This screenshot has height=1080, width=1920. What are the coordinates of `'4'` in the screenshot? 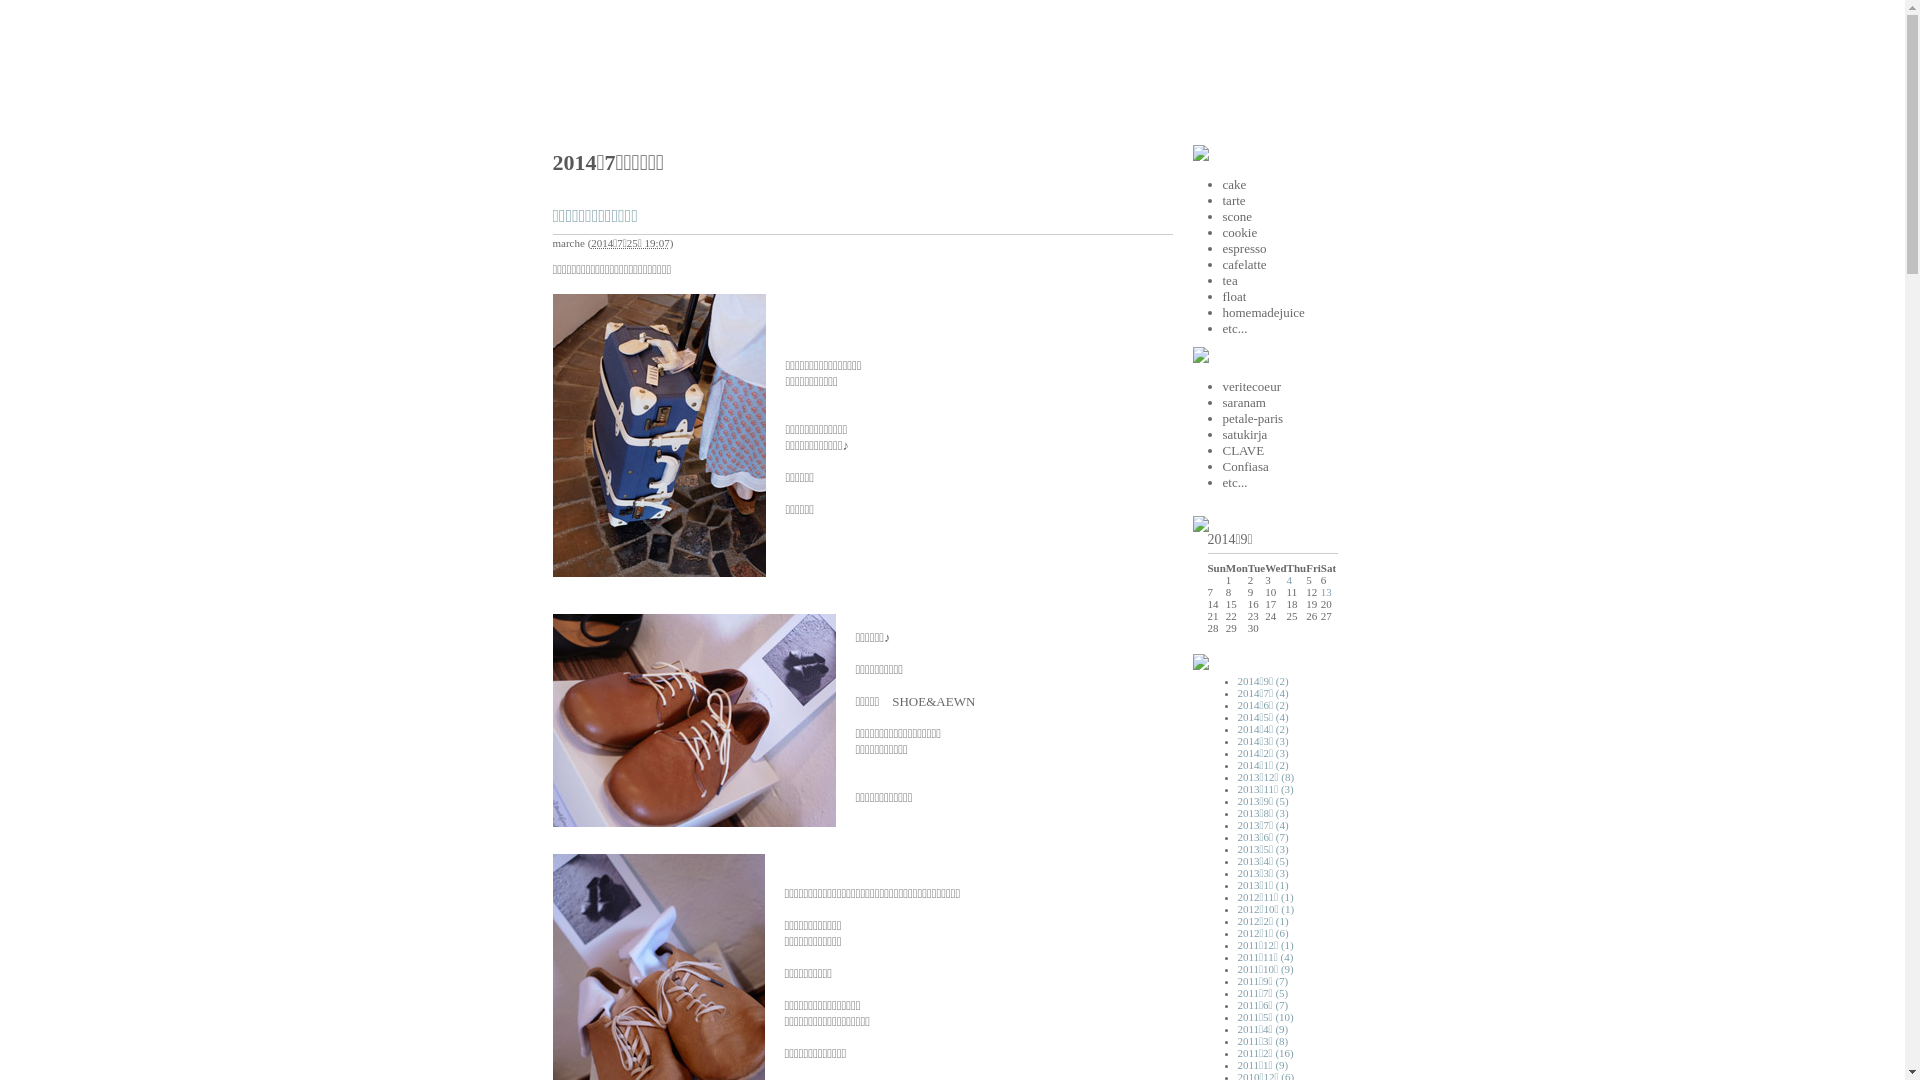 It's located at (1286, 579).